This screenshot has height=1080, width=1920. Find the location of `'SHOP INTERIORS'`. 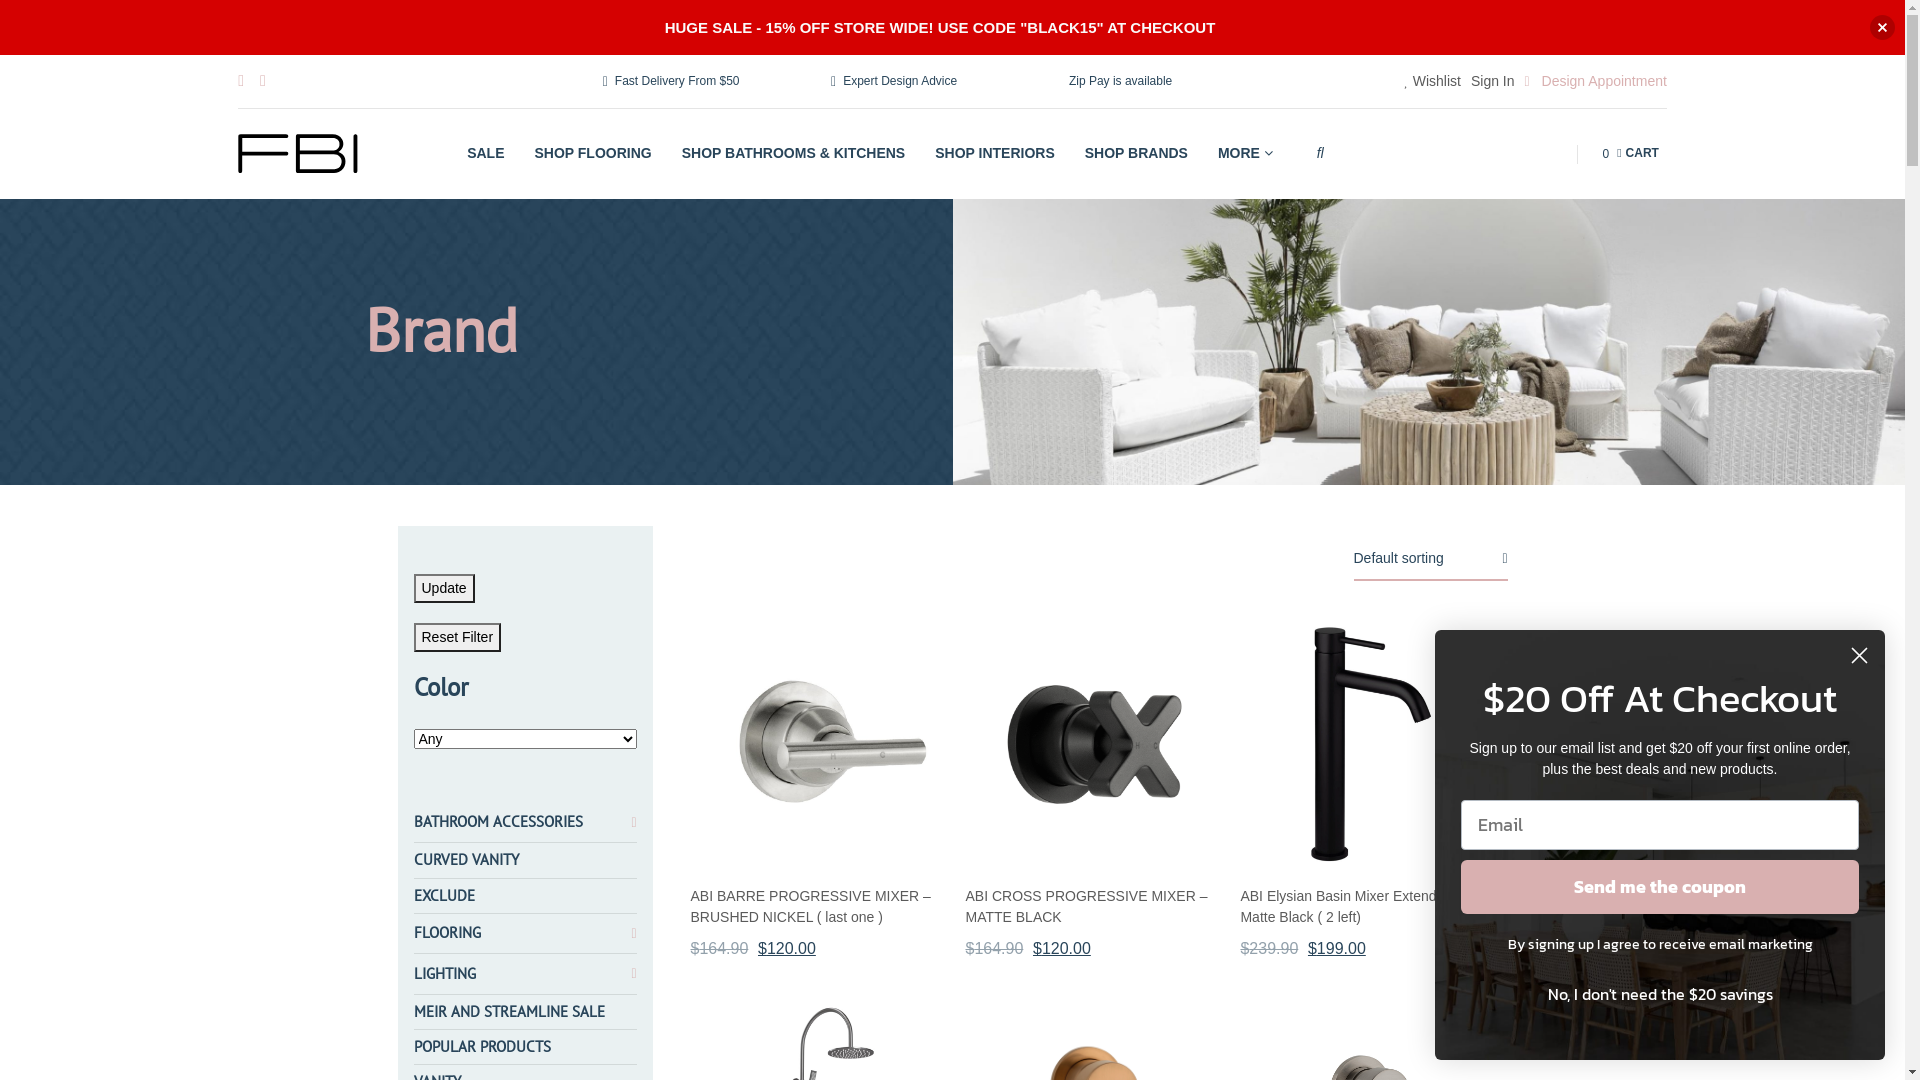

'SHOP INTERIORS' is located at coordinates (995, 153).